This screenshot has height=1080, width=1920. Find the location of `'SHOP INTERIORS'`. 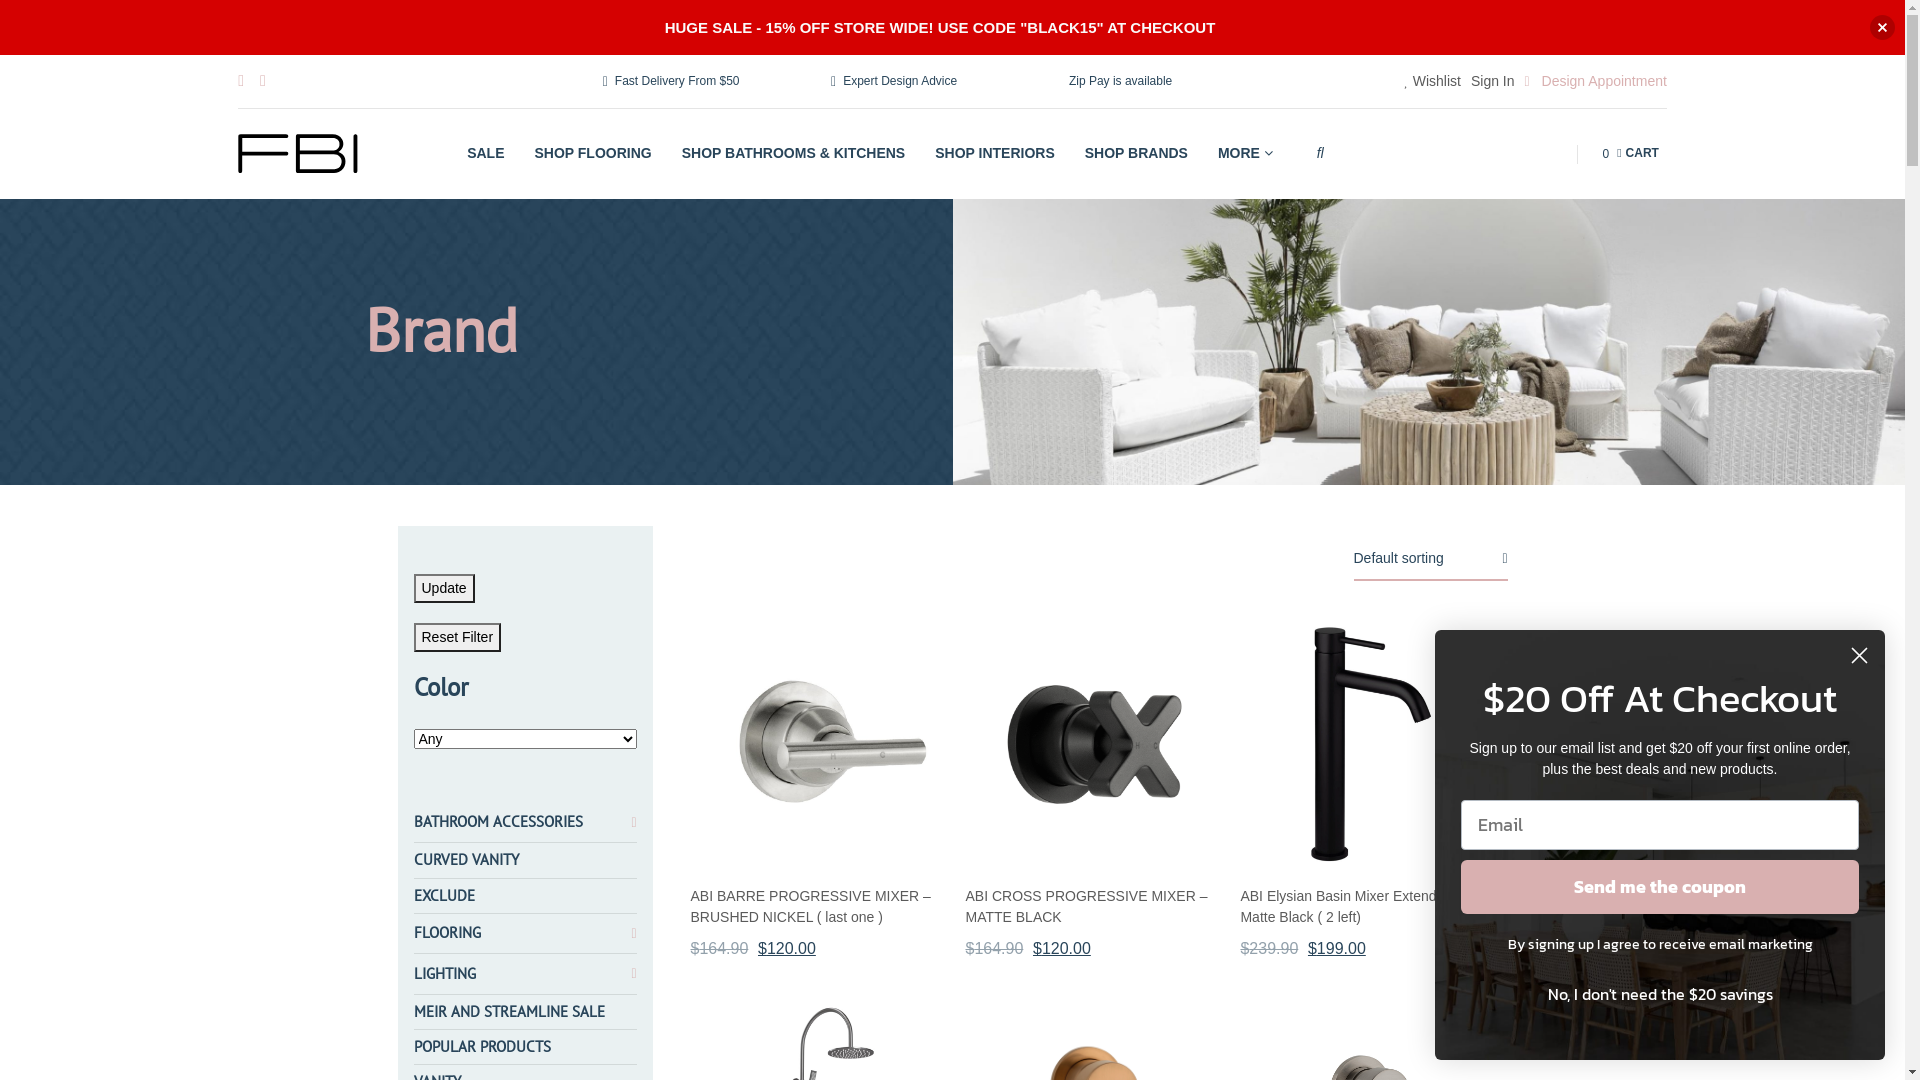

'SHOP INTERIORS' is located at coordinates (995, 153).